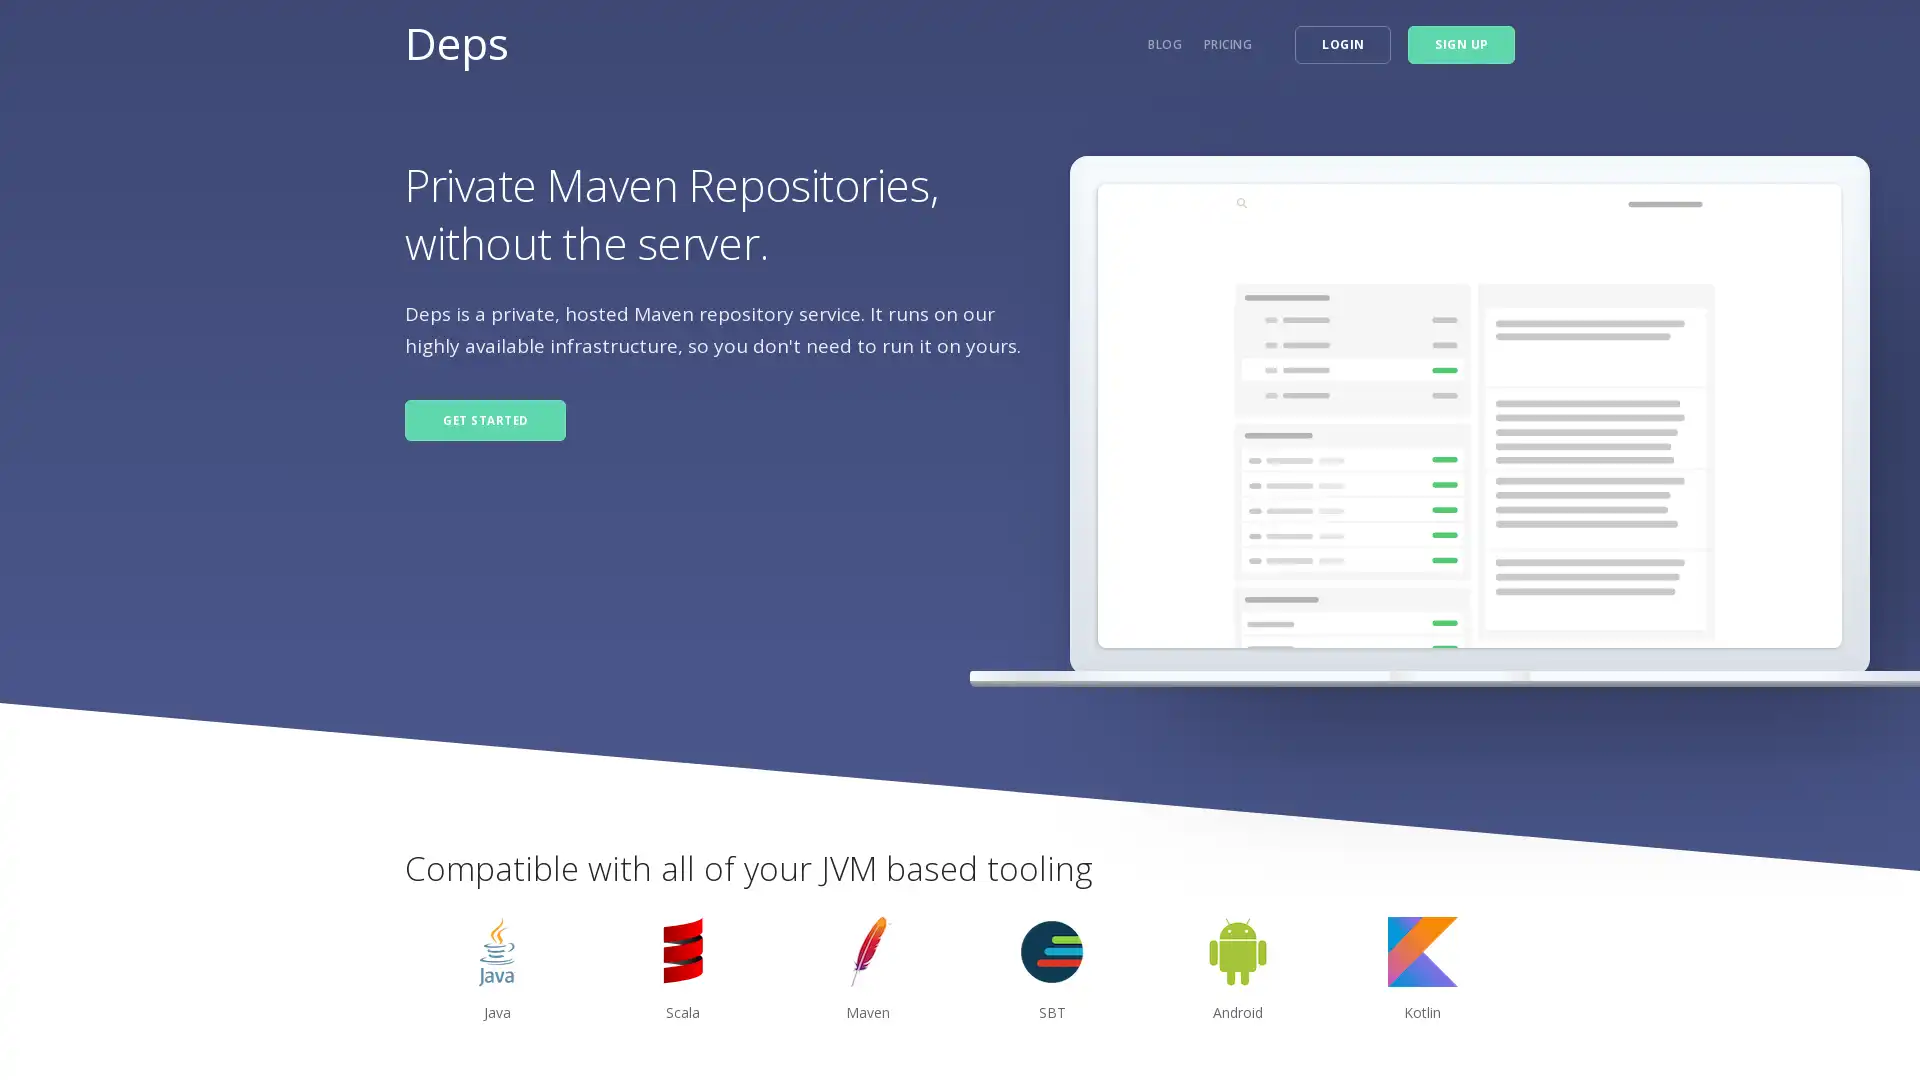 This screenshot has height=1080, width=1920. Describe the element at coordinates (423, 970) in the screenshot. I see `previous` at that location.